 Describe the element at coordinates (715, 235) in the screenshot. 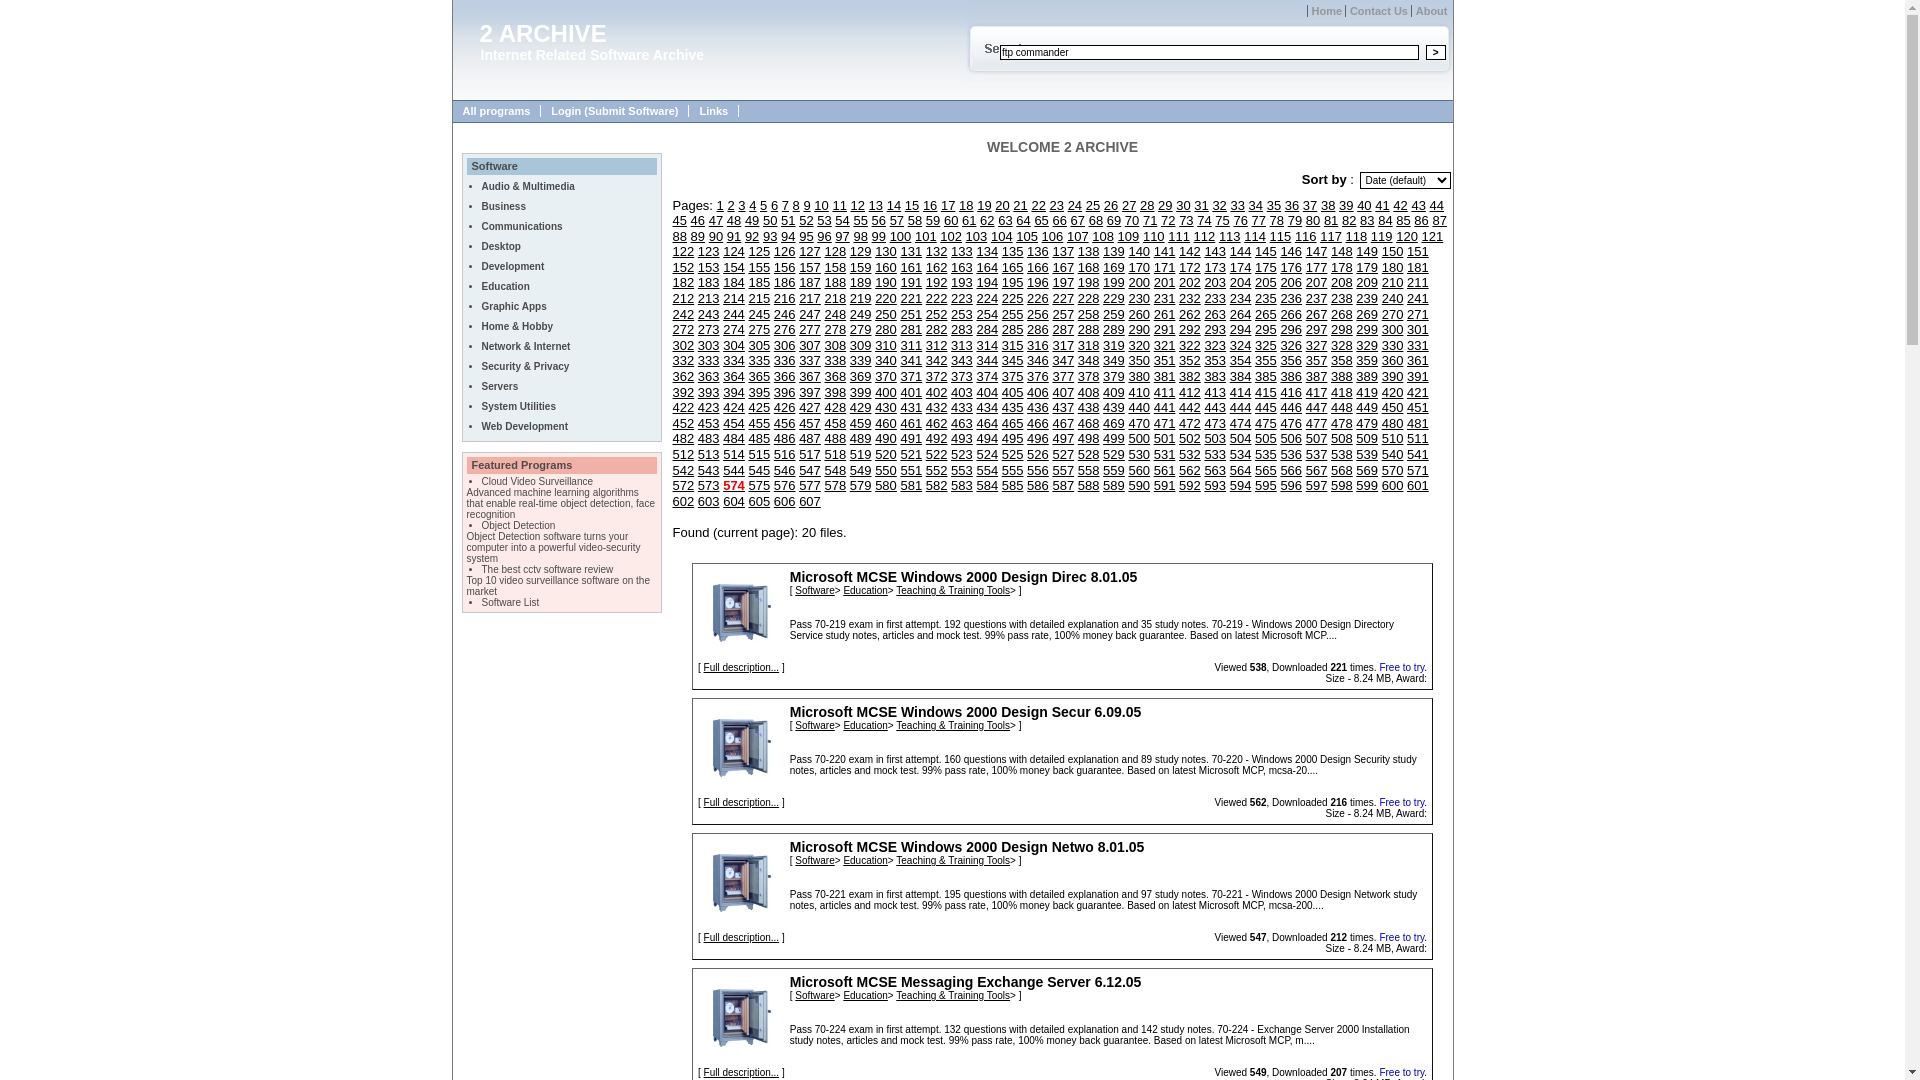

I see `'90'` at that location.